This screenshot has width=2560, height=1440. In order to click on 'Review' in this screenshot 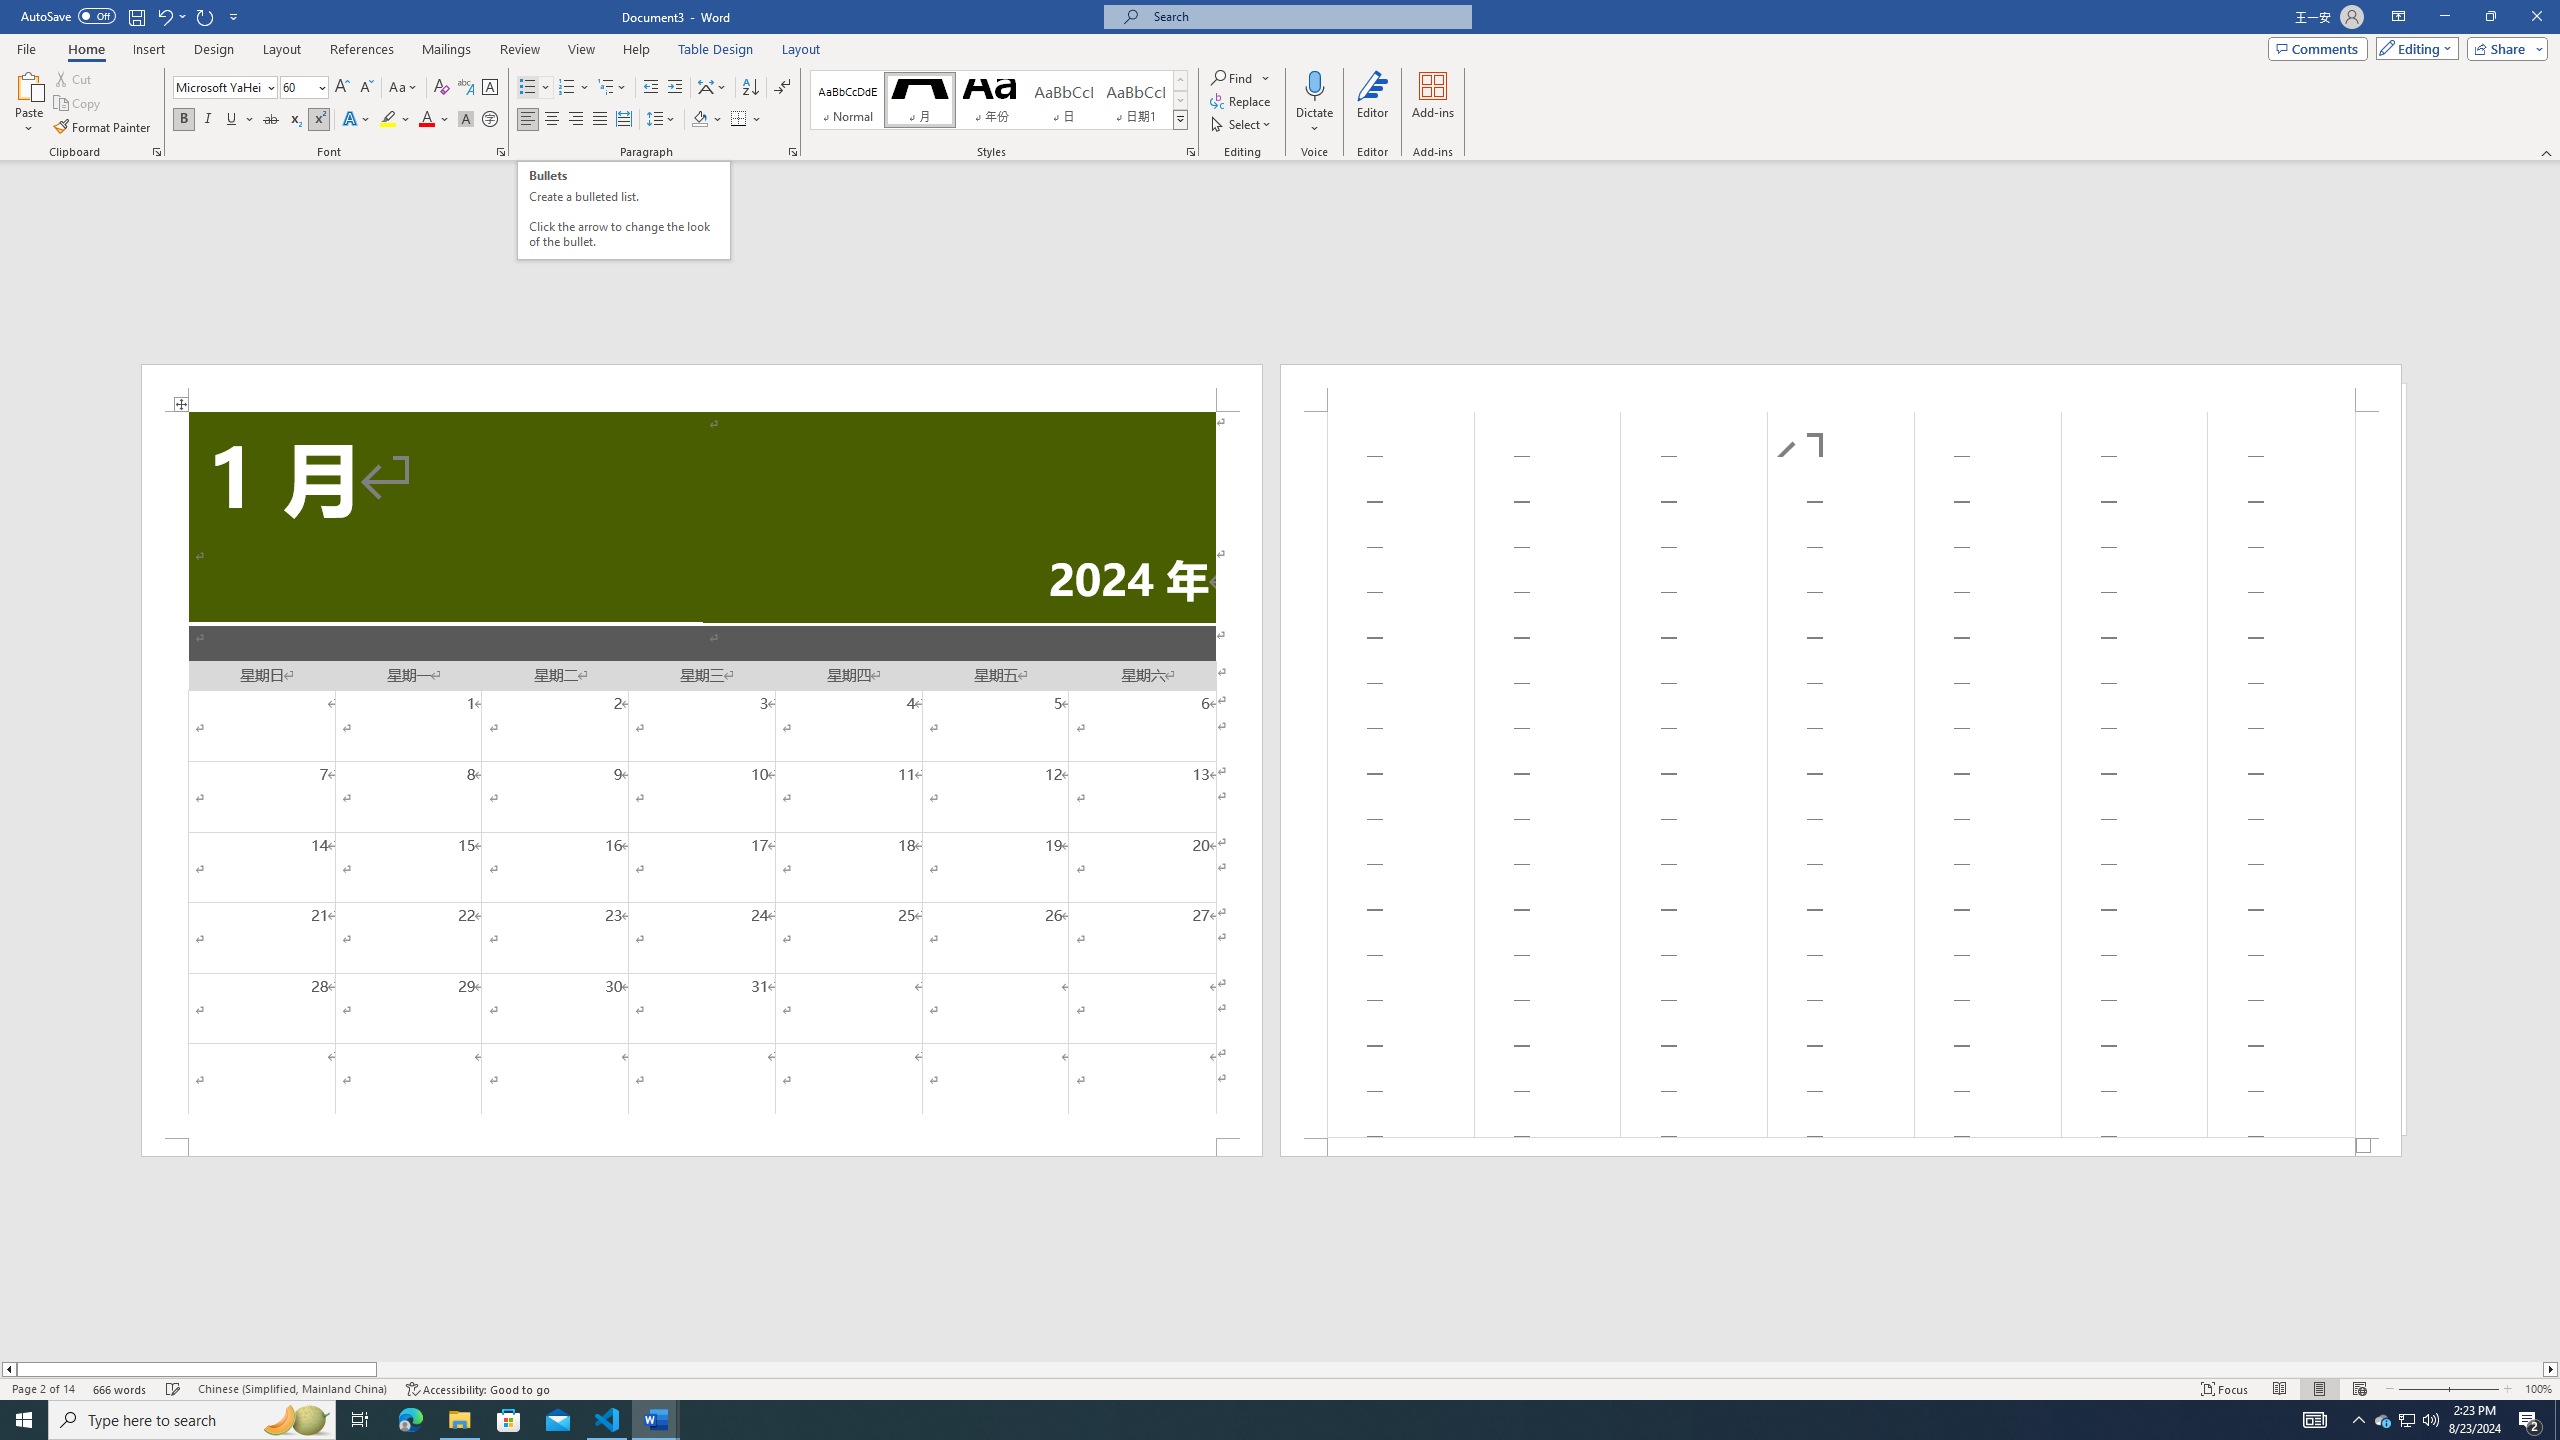, I will do `click(518, 49)`.